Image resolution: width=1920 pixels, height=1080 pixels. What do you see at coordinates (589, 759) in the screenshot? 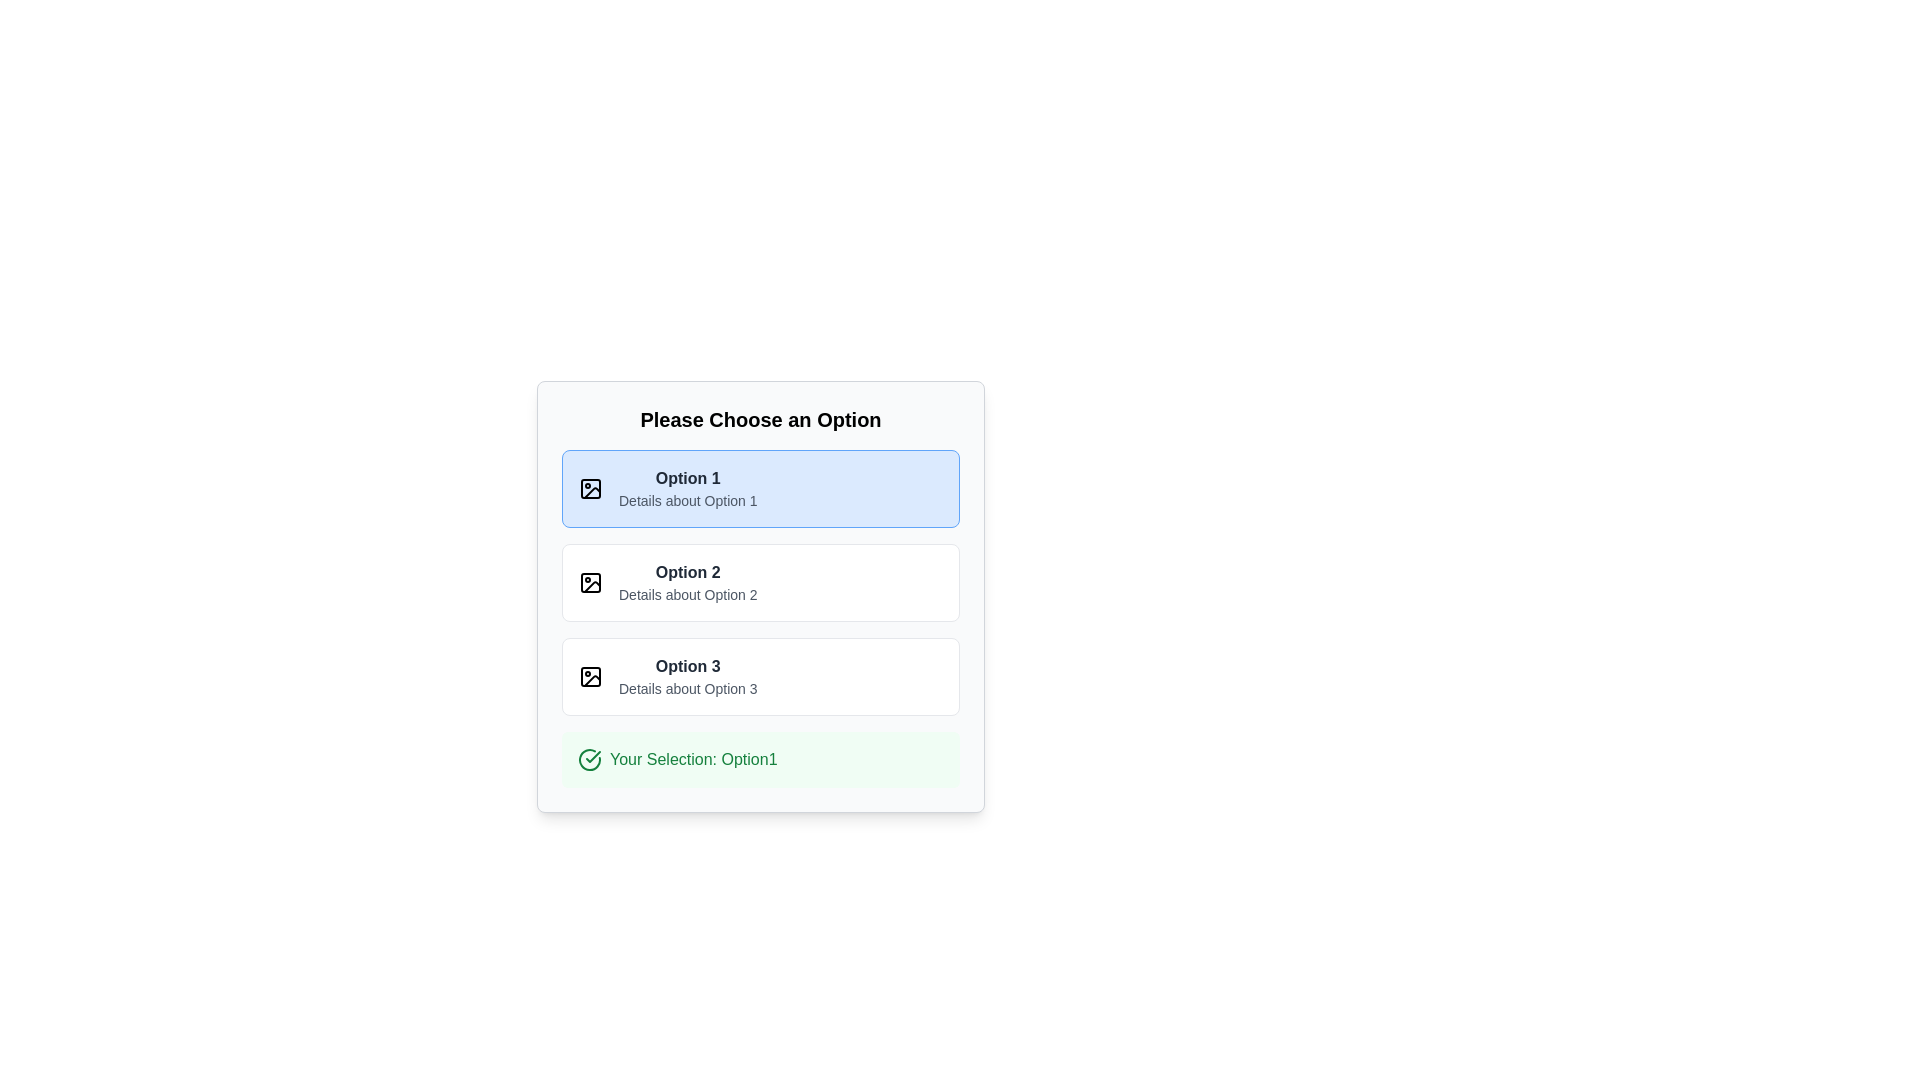
I see `the visual feedback of the checkmark icon inside the green-highlighted confirmation message box, located to the left of the text 'Your Selection: Option1'` at bounding box center [589, 759].